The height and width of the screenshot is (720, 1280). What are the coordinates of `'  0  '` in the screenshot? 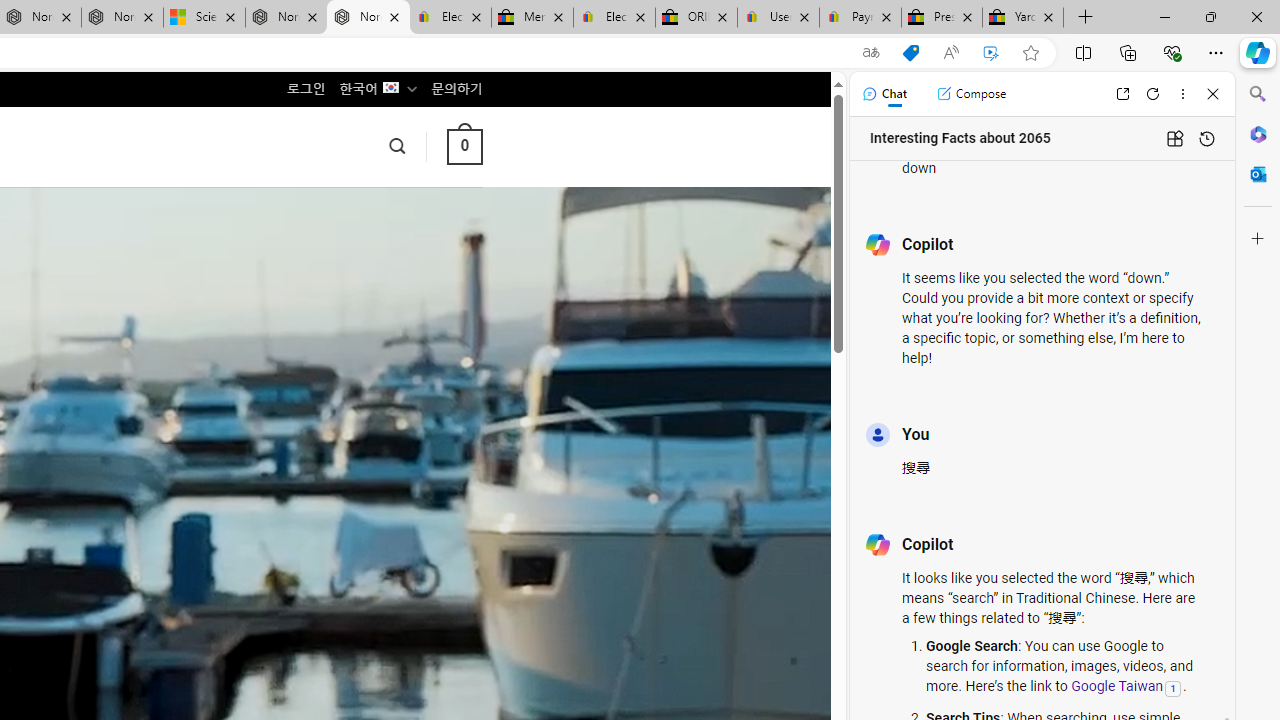 It's located at (463, 145).